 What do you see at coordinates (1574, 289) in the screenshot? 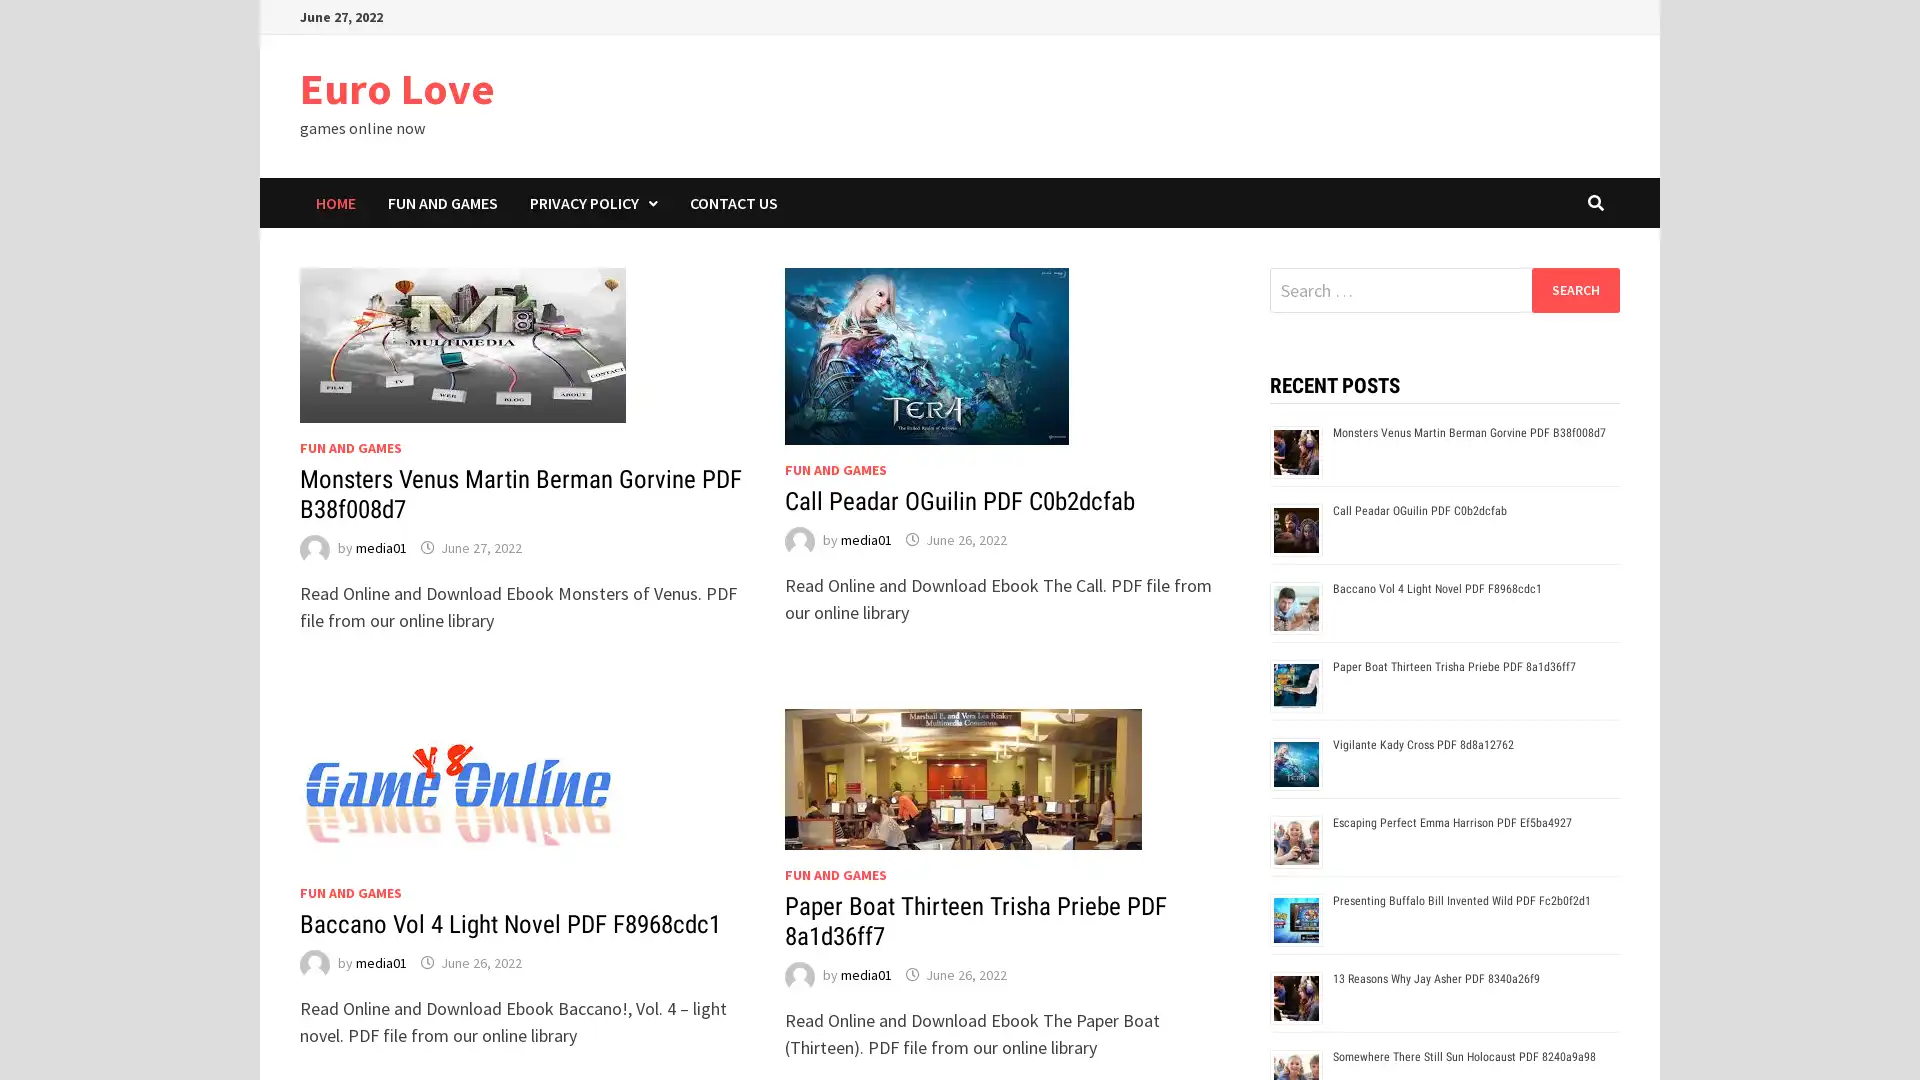
I see `Search` at bounding box center [1574, 289].